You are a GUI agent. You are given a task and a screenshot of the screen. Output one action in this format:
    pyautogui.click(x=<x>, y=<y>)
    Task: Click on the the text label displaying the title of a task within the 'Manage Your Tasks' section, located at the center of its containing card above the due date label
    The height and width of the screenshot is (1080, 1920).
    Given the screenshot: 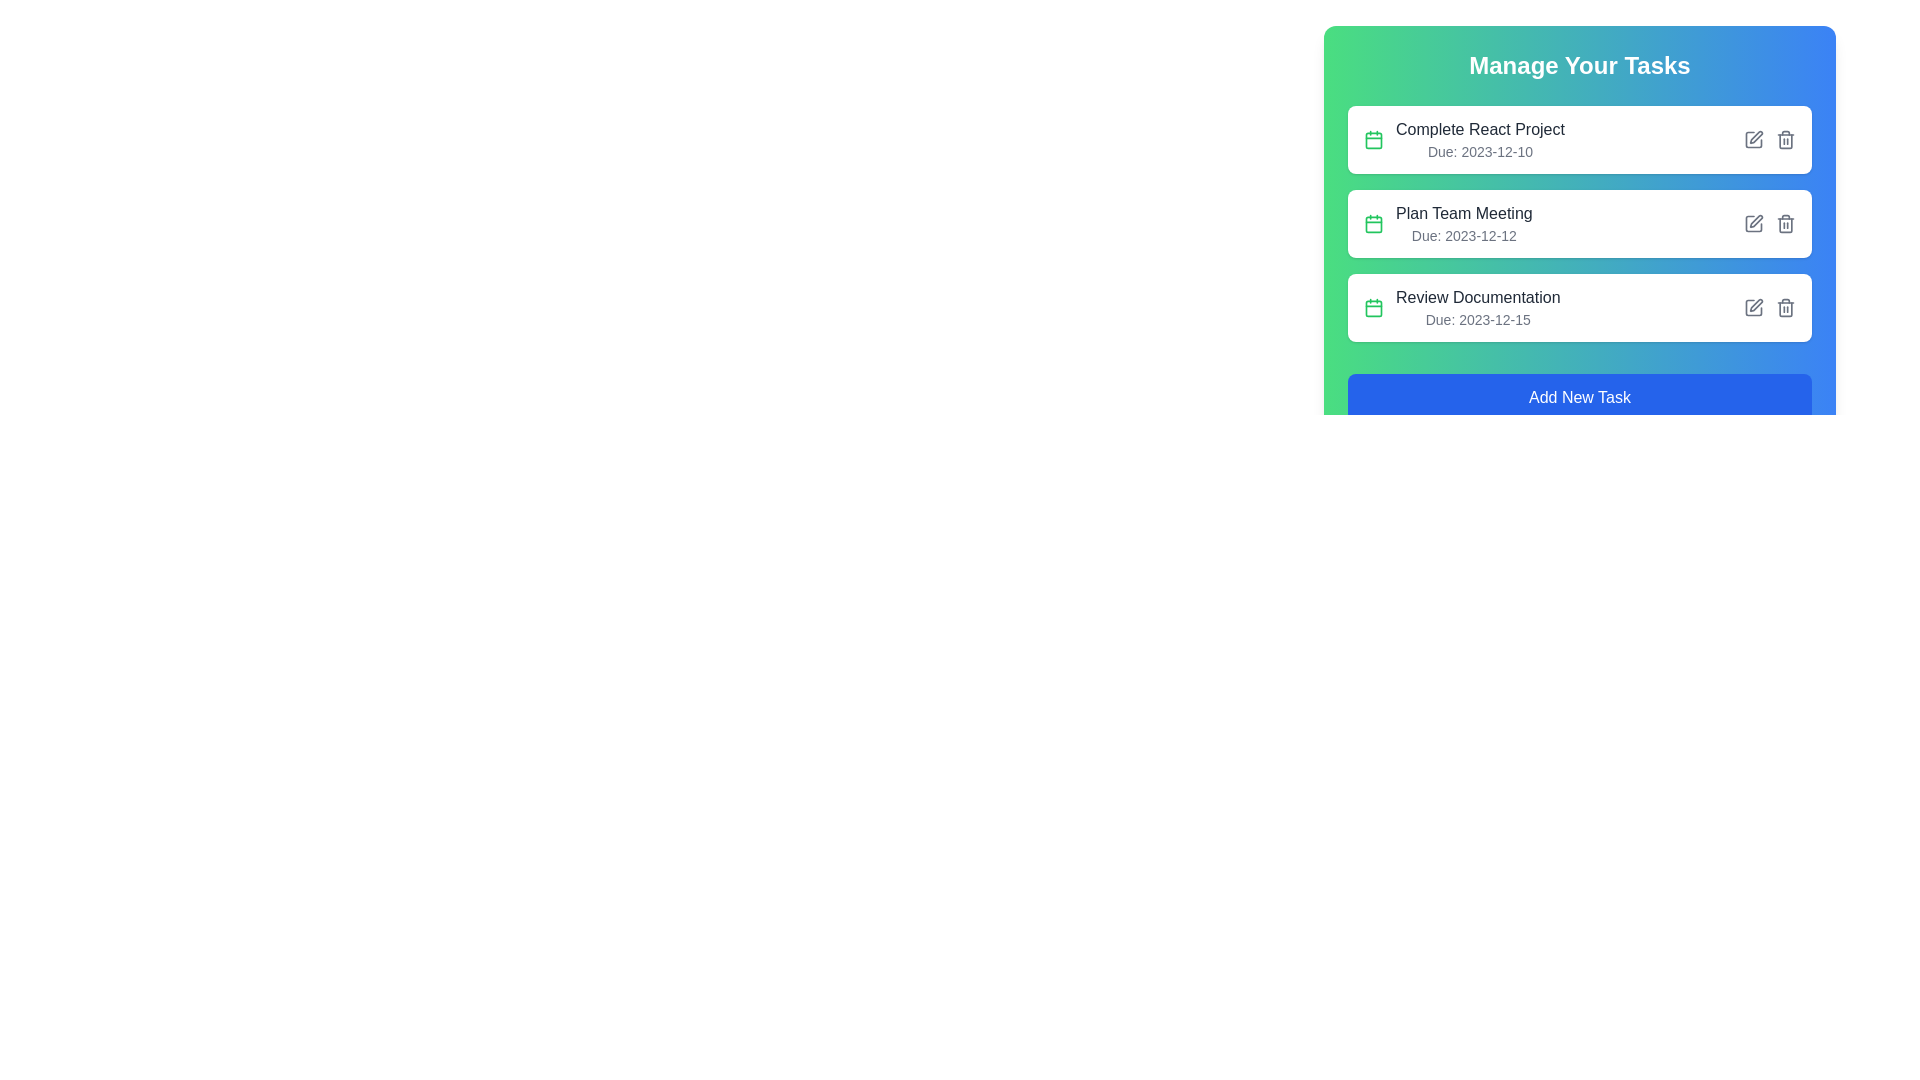 What is the action you would take?
    pyautogui.click(x=1480, y=130)
    